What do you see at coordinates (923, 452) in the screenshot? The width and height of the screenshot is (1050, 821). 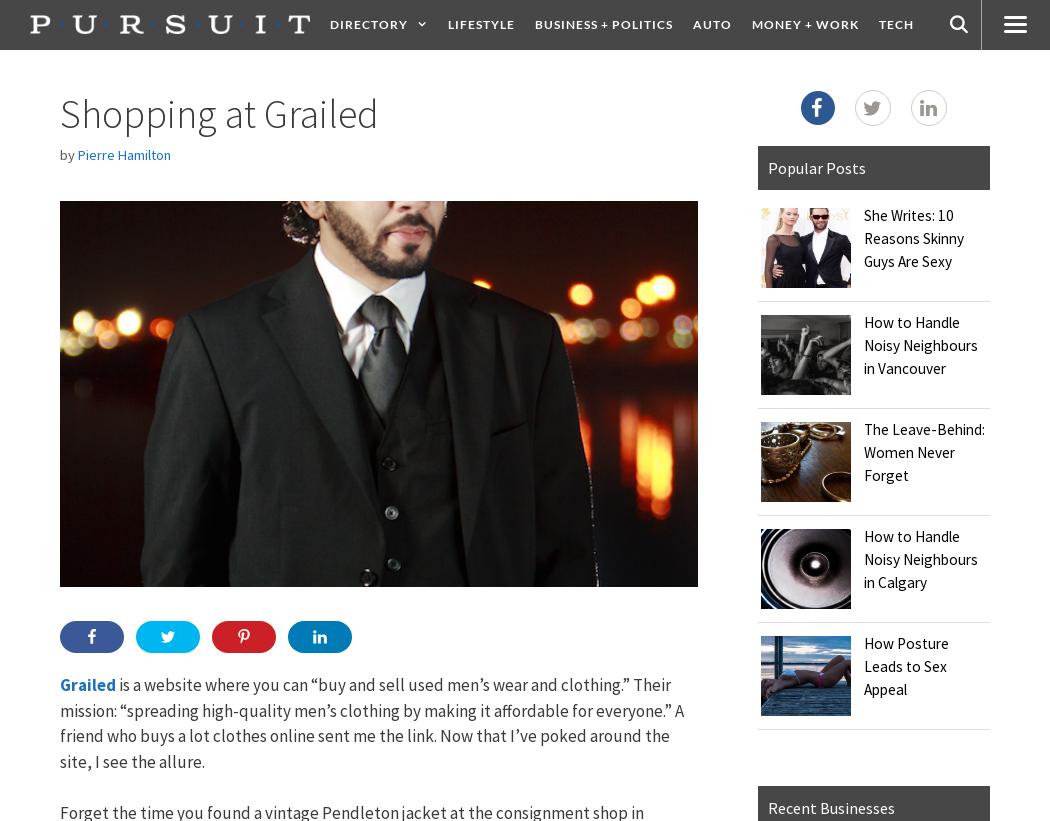 I see `'The Leave-Behind: Women Never Forget'` at bounding box center [923, 452].